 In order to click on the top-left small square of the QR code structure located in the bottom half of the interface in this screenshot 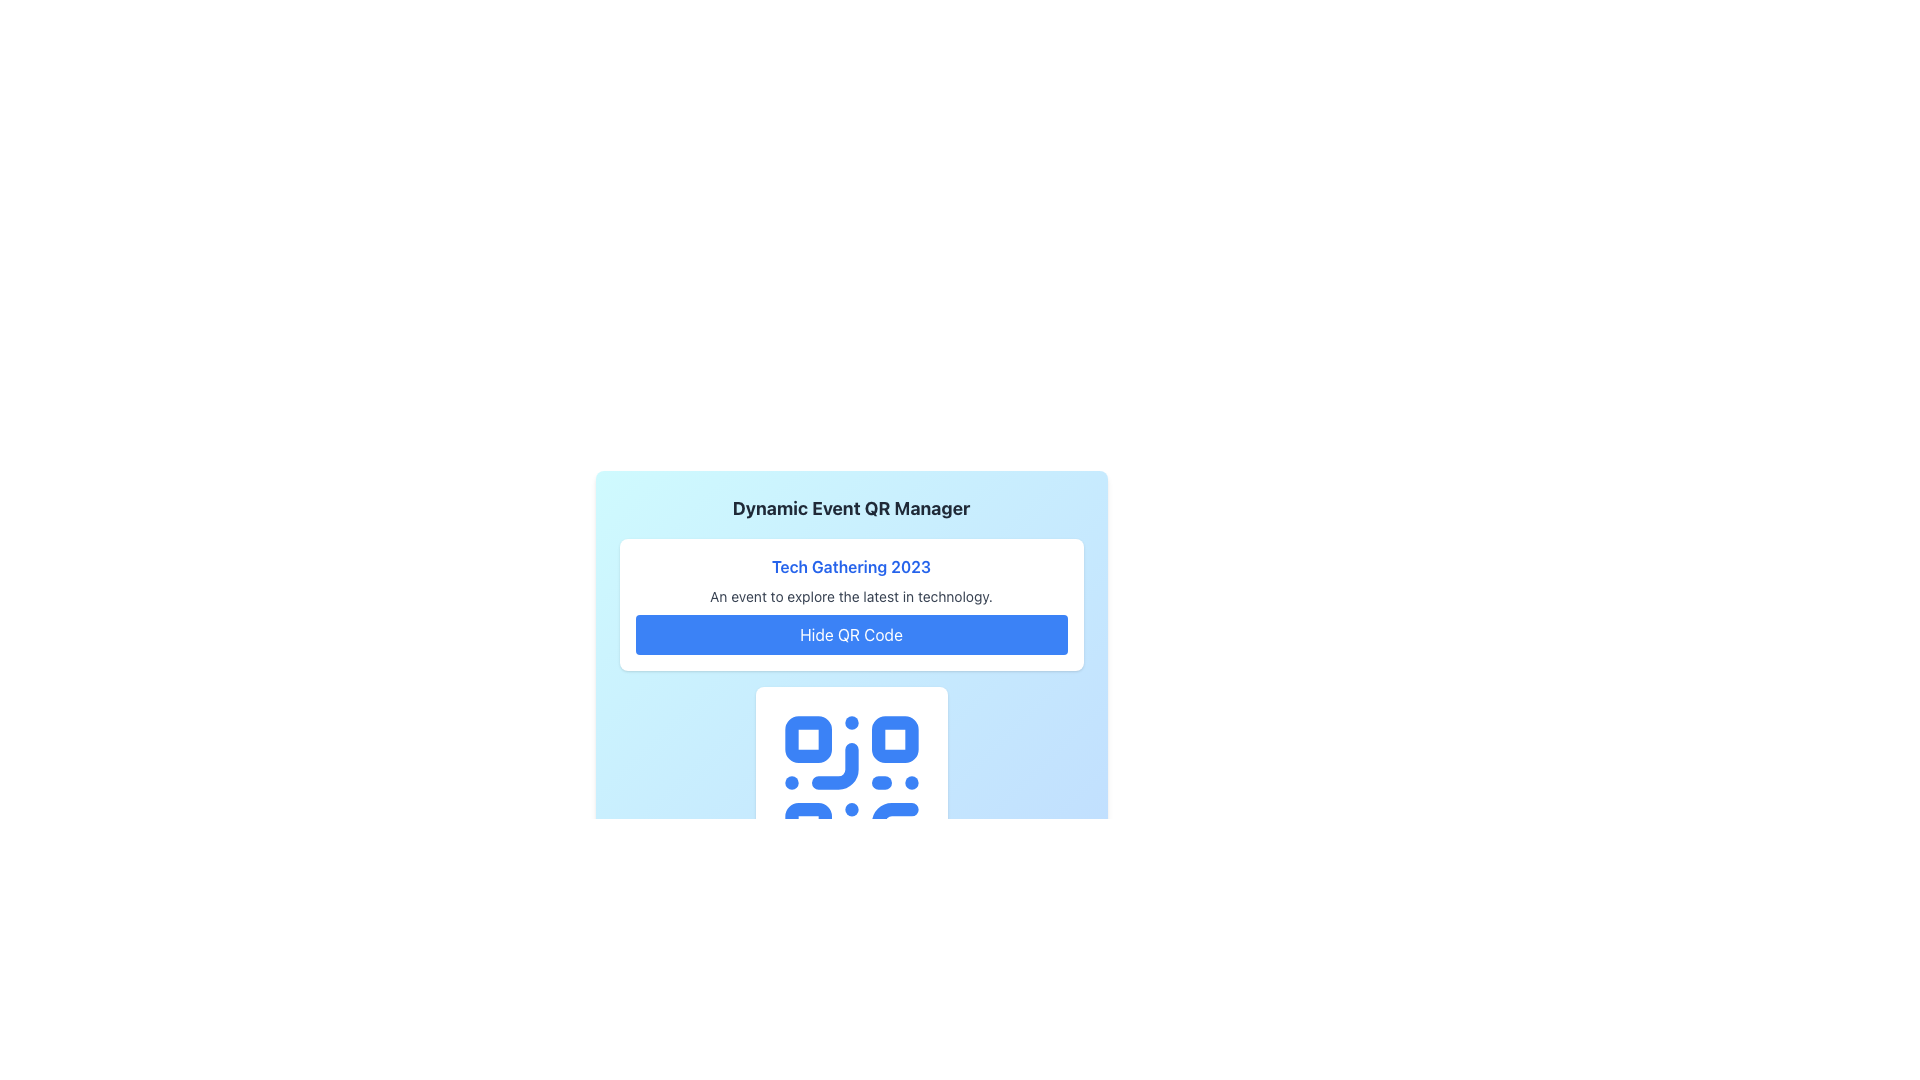, I will do `click(808, 739)`.